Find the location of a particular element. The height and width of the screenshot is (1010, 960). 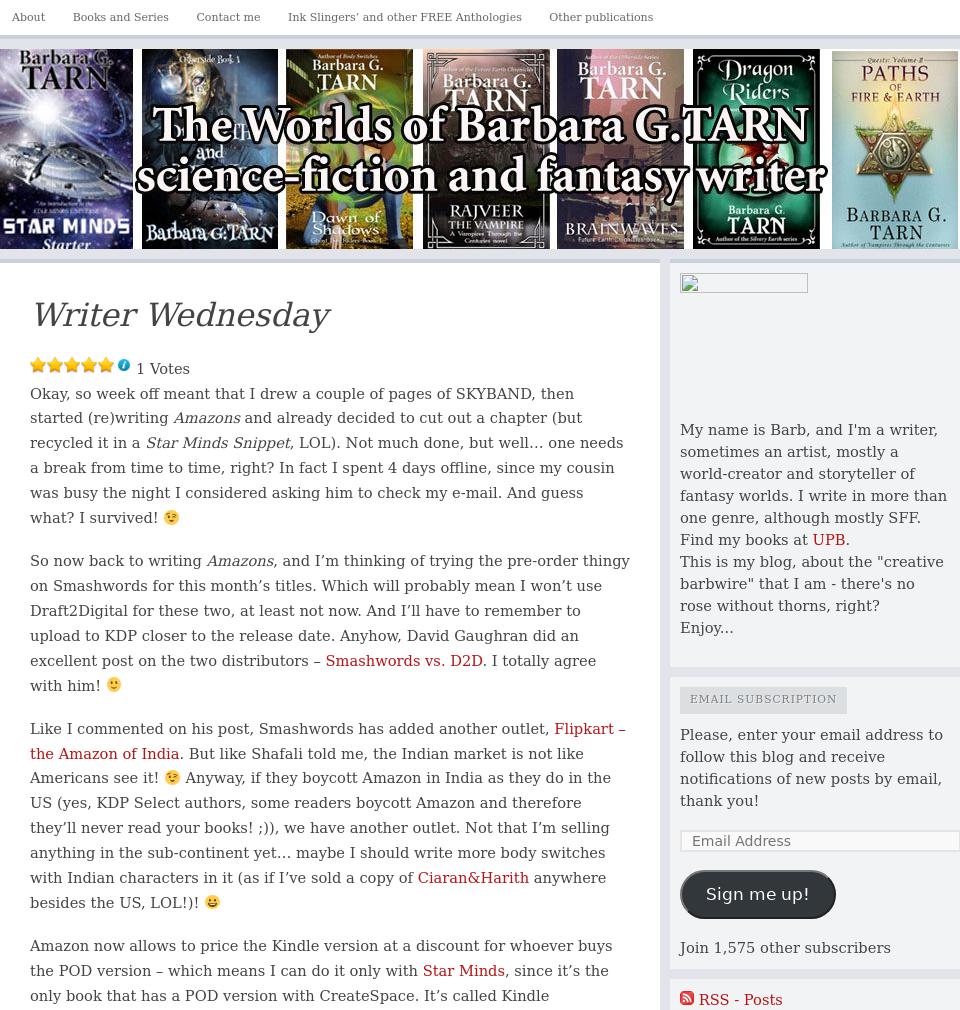

'Books and Series' is located at coordinates (120, 16).